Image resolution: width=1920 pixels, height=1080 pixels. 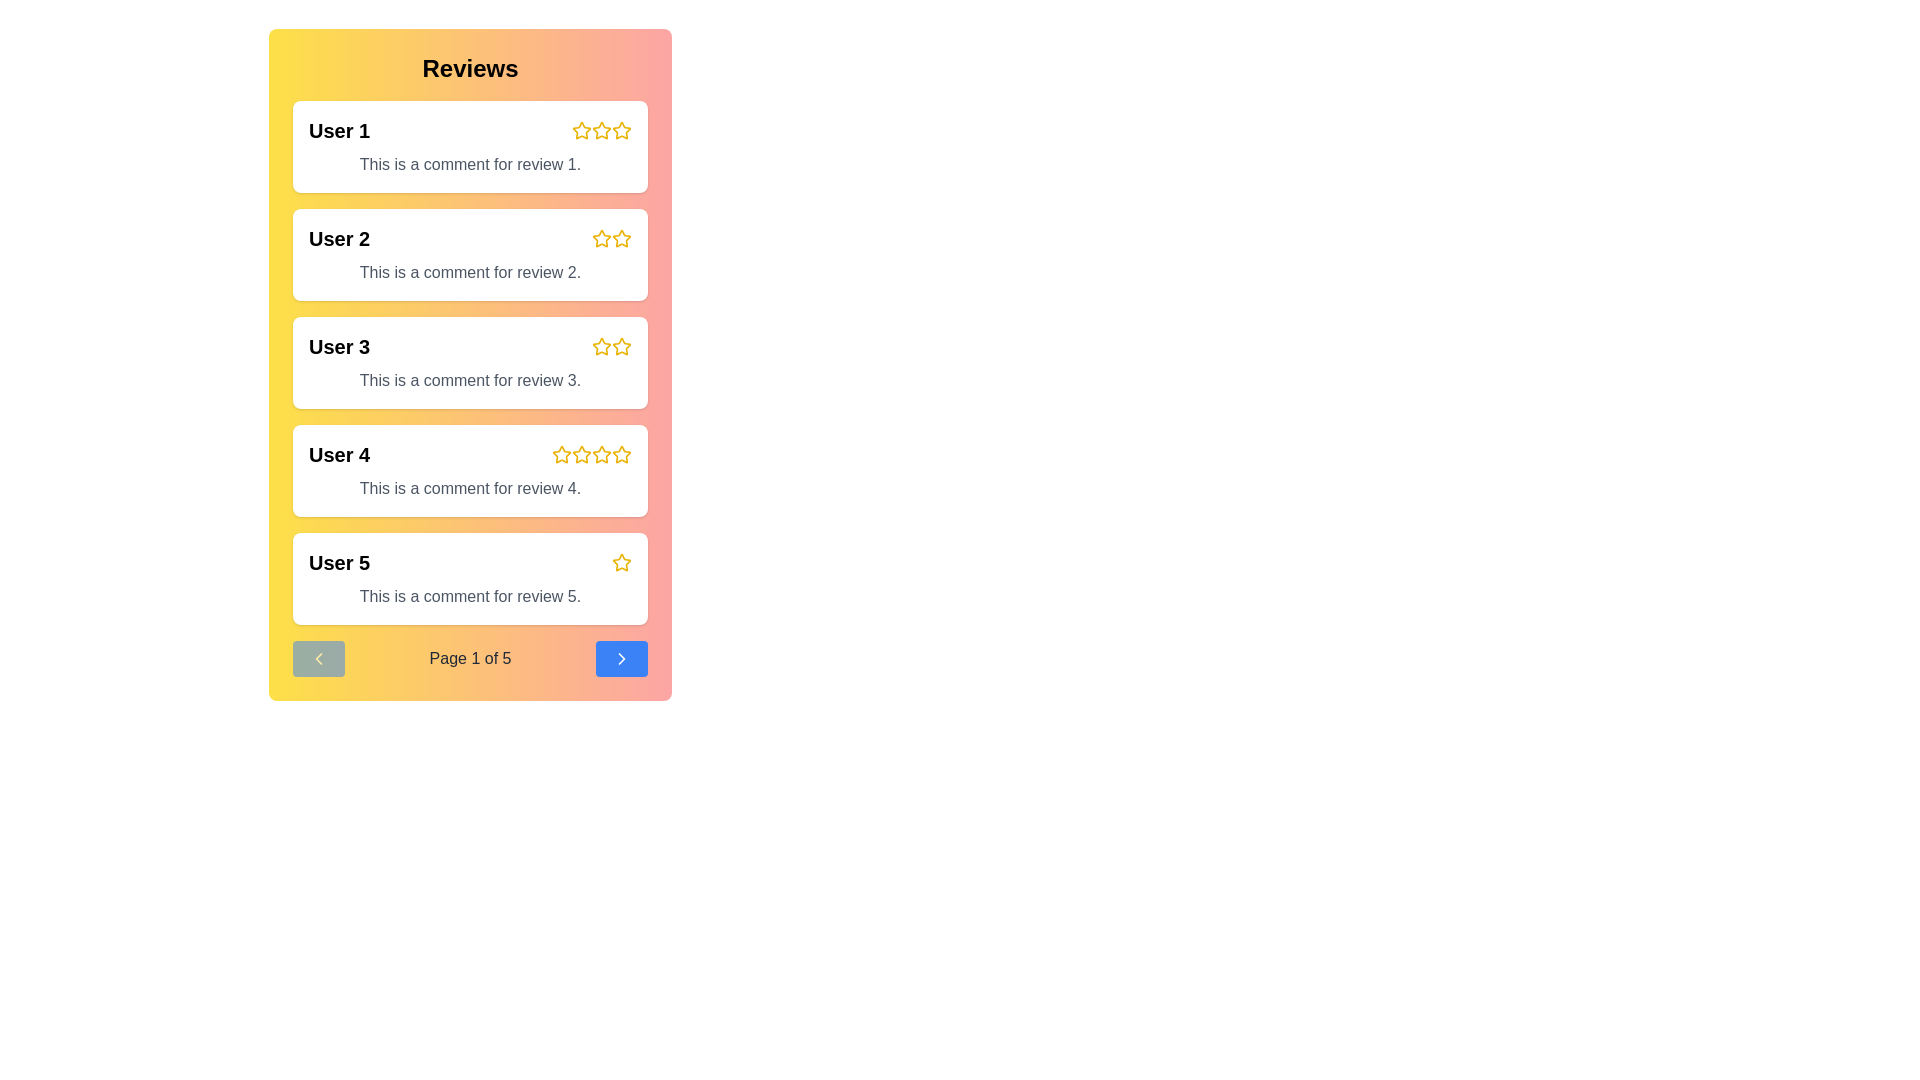 I want to click on text element styled in muted gray color that says 'This is a comment for review 3.' located within the third review card labeled 'User 3', so click(x=469, y=381).